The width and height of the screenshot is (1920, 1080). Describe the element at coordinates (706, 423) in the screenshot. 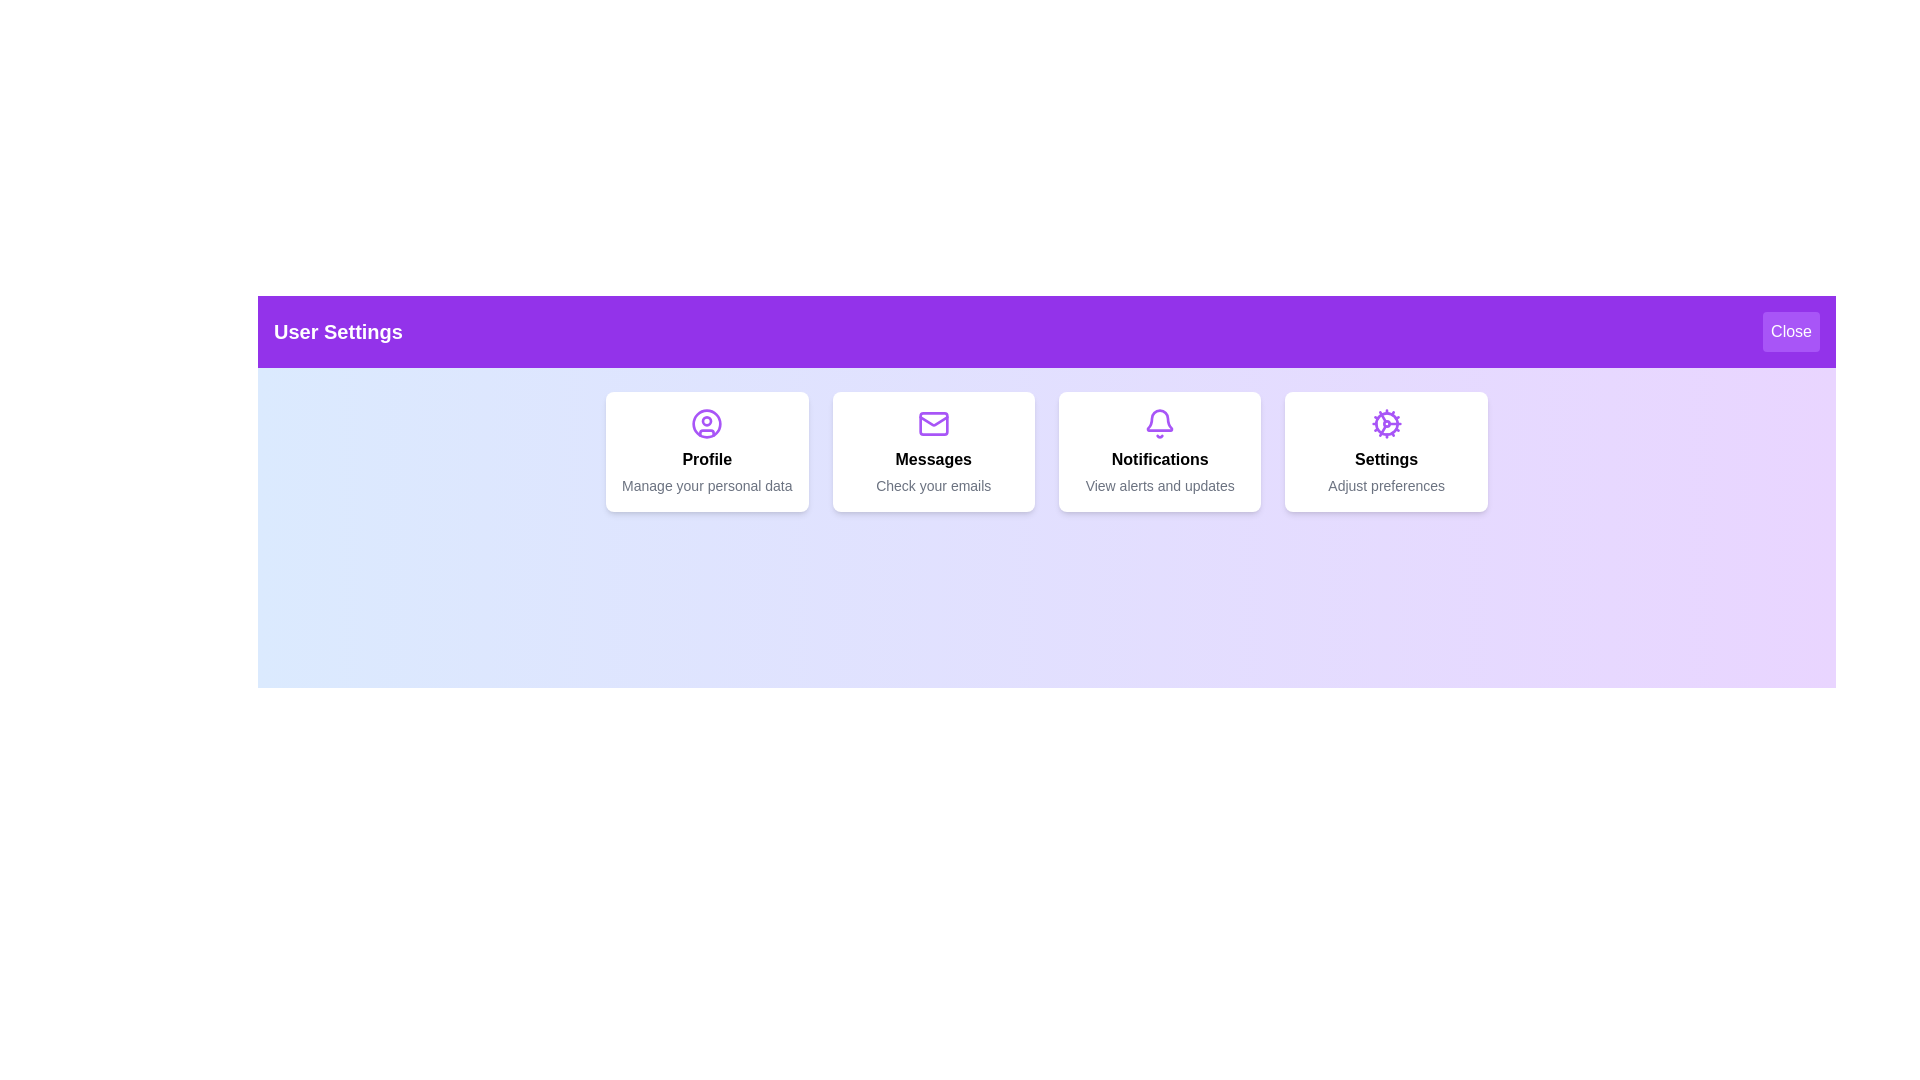

I see `the icon for Profile to interact with it` at that location.